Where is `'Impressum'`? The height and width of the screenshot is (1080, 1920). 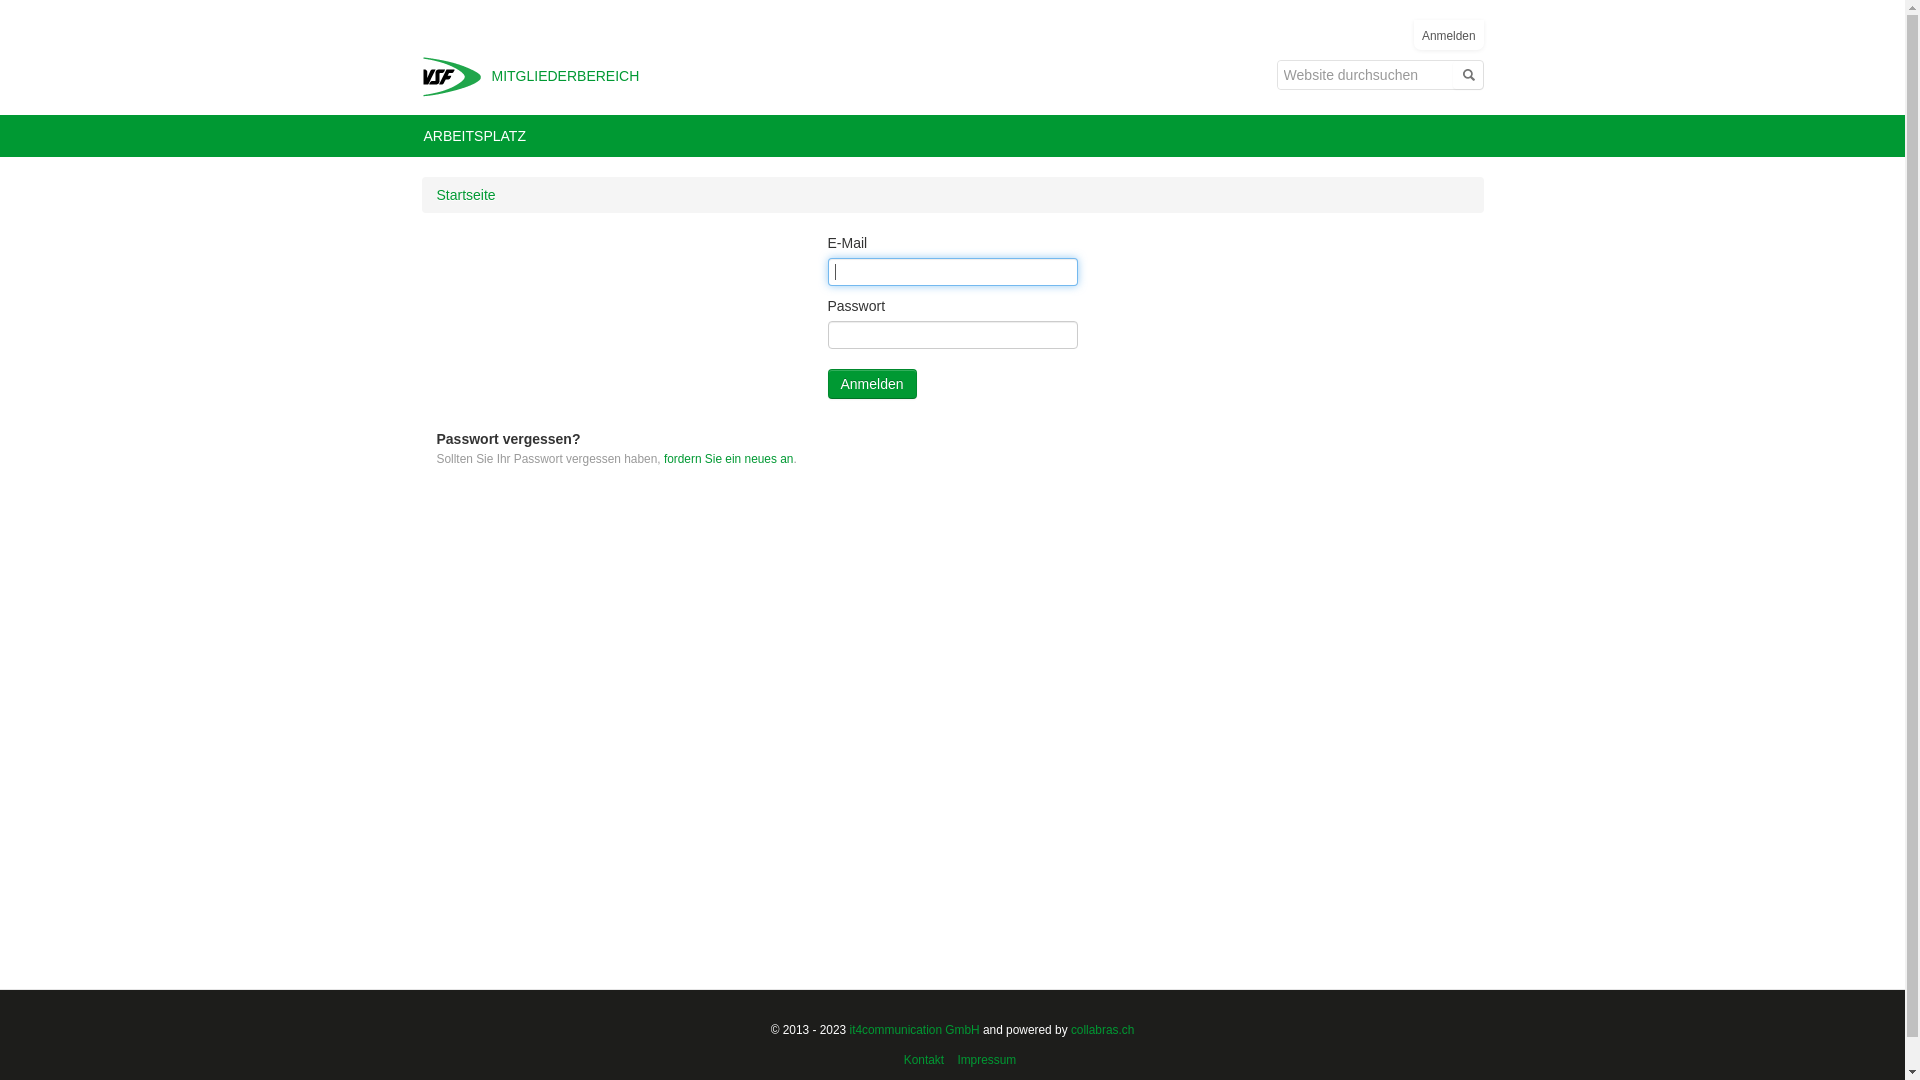 'Impressum' is located at coordinates (955, 1059).